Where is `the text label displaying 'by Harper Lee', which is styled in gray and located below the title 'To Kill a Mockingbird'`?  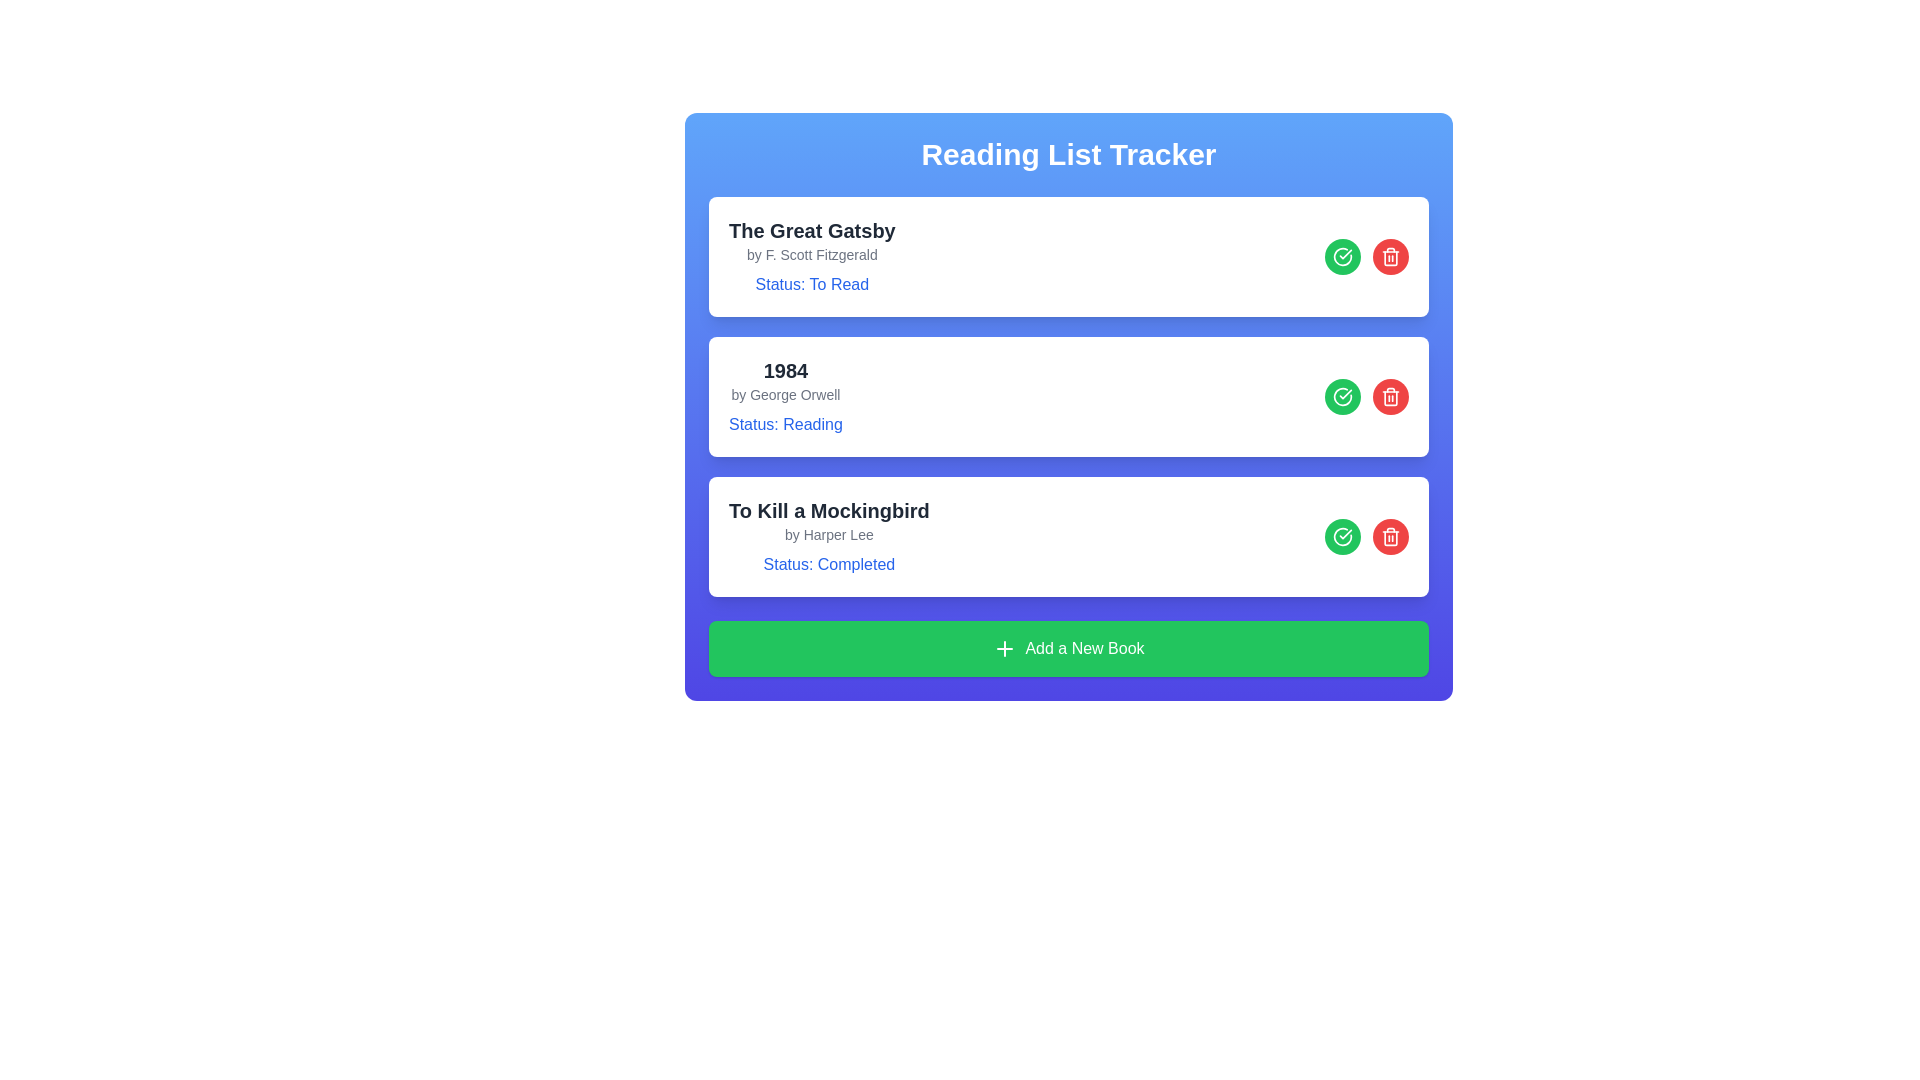
the text label displaying 'by Harper Lee', which is styled in gray and located below the title 'To Kill a Mockingbird' is located at coordinates (829, 534).